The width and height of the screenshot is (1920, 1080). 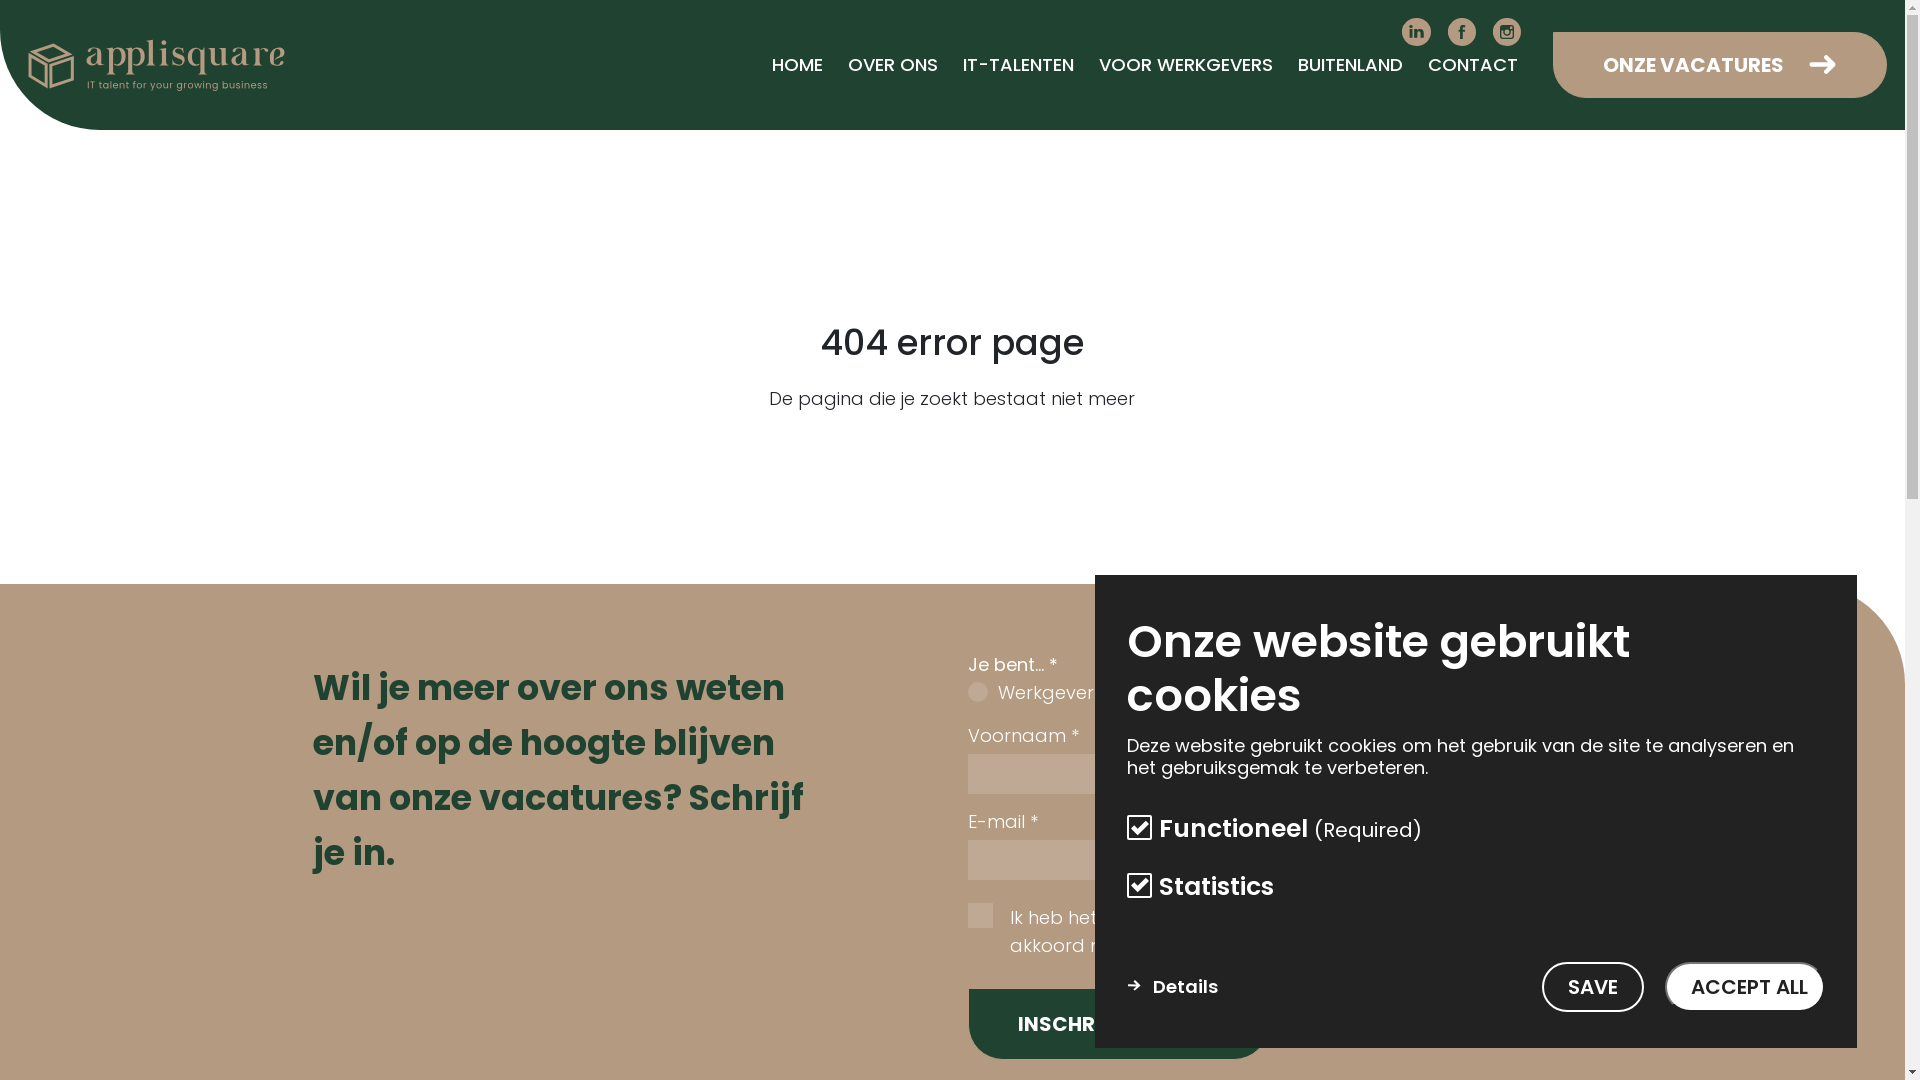 I want to click on 'SAVE', so click(x=1592, y=986).